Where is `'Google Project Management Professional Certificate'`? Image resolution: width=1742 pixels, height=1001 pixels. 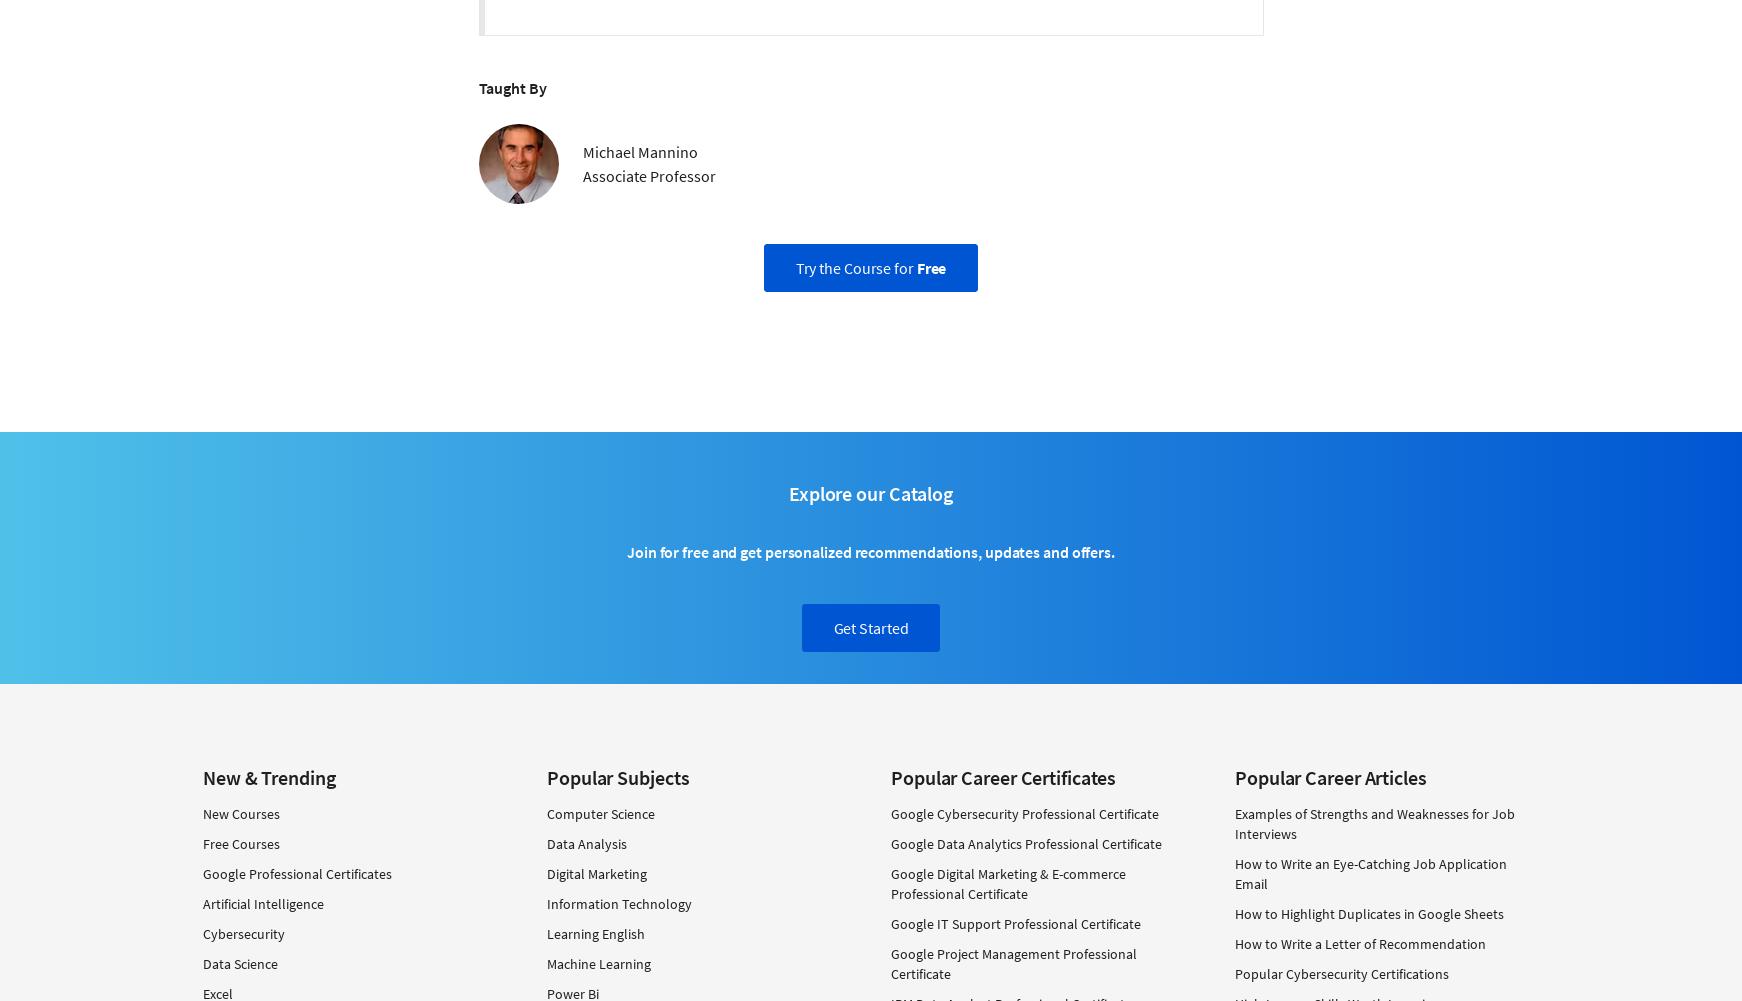 'Google Project Management Professional Certificate' is located at coordinates (1013, 962).